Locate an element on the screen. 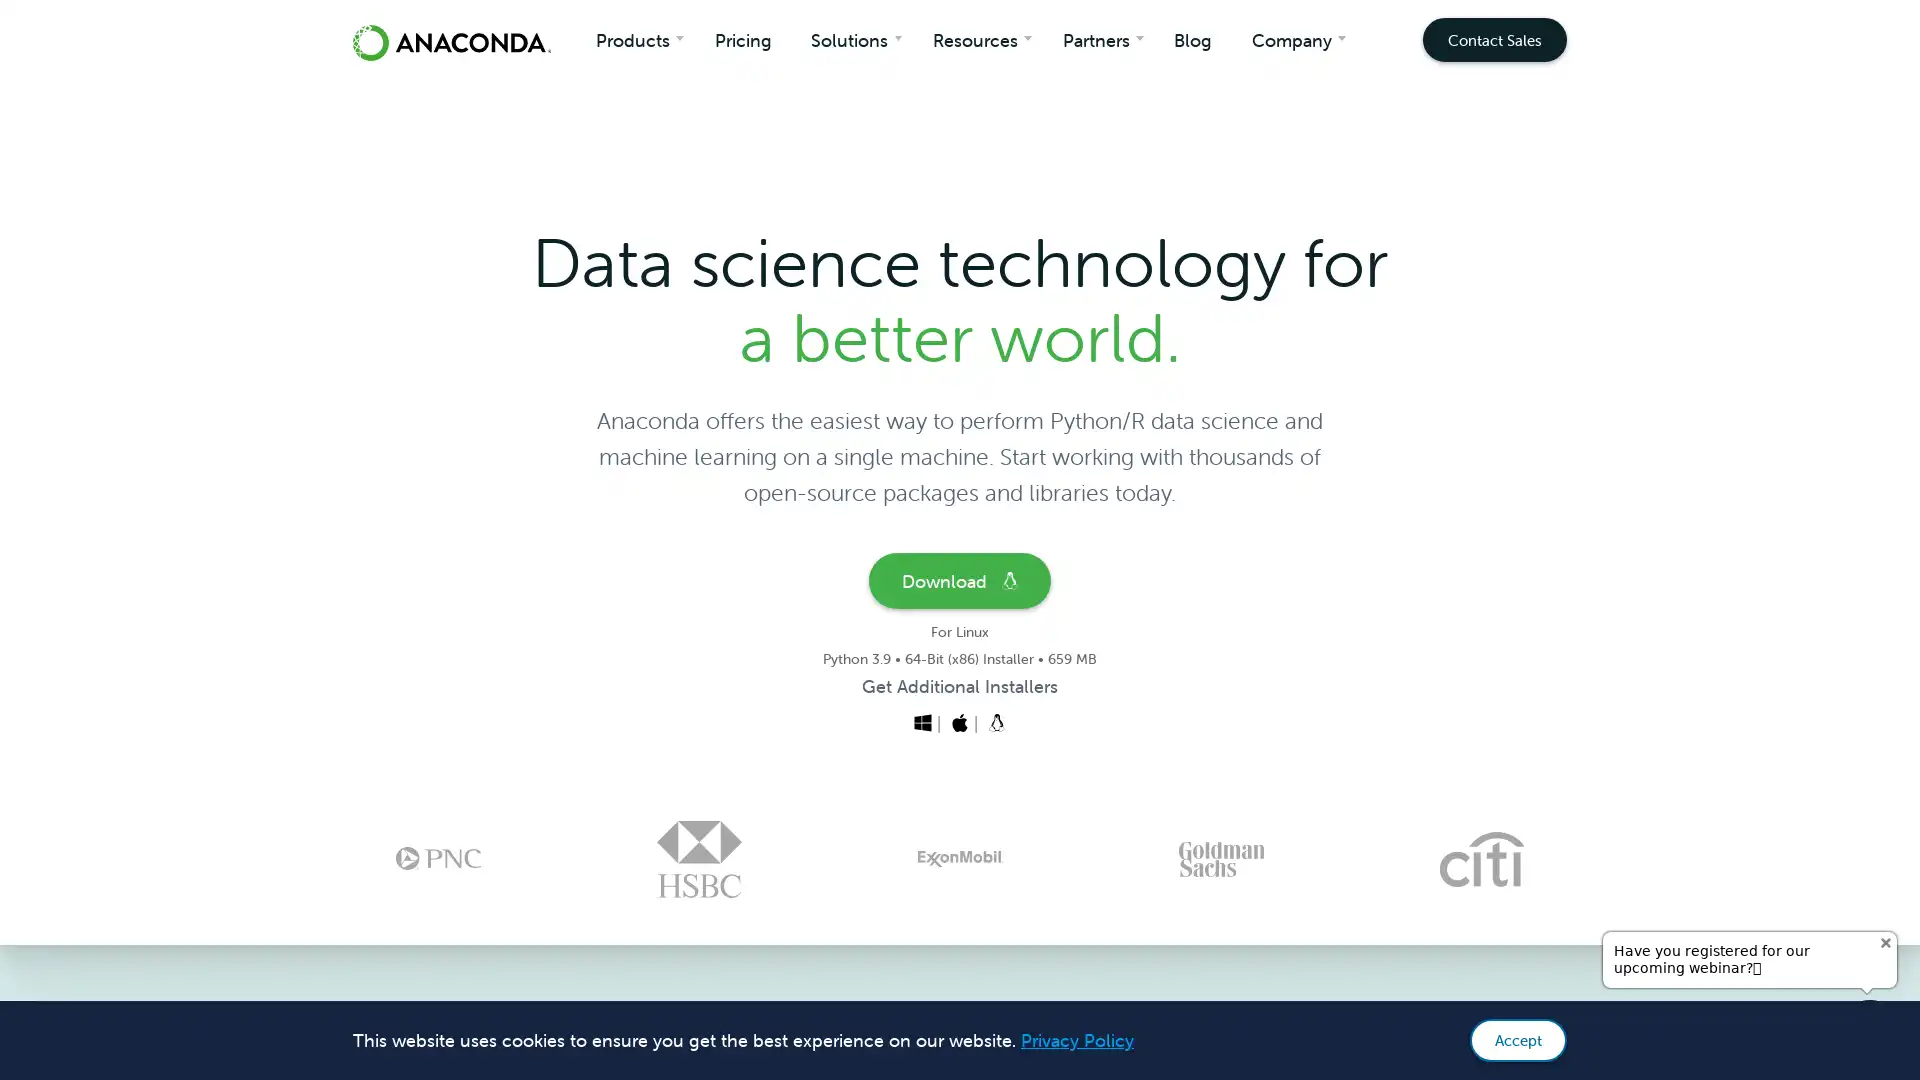 The height and width of the screenshot is (1080, 1920). learn more about cookies is located at coordinates (1076, 1038).